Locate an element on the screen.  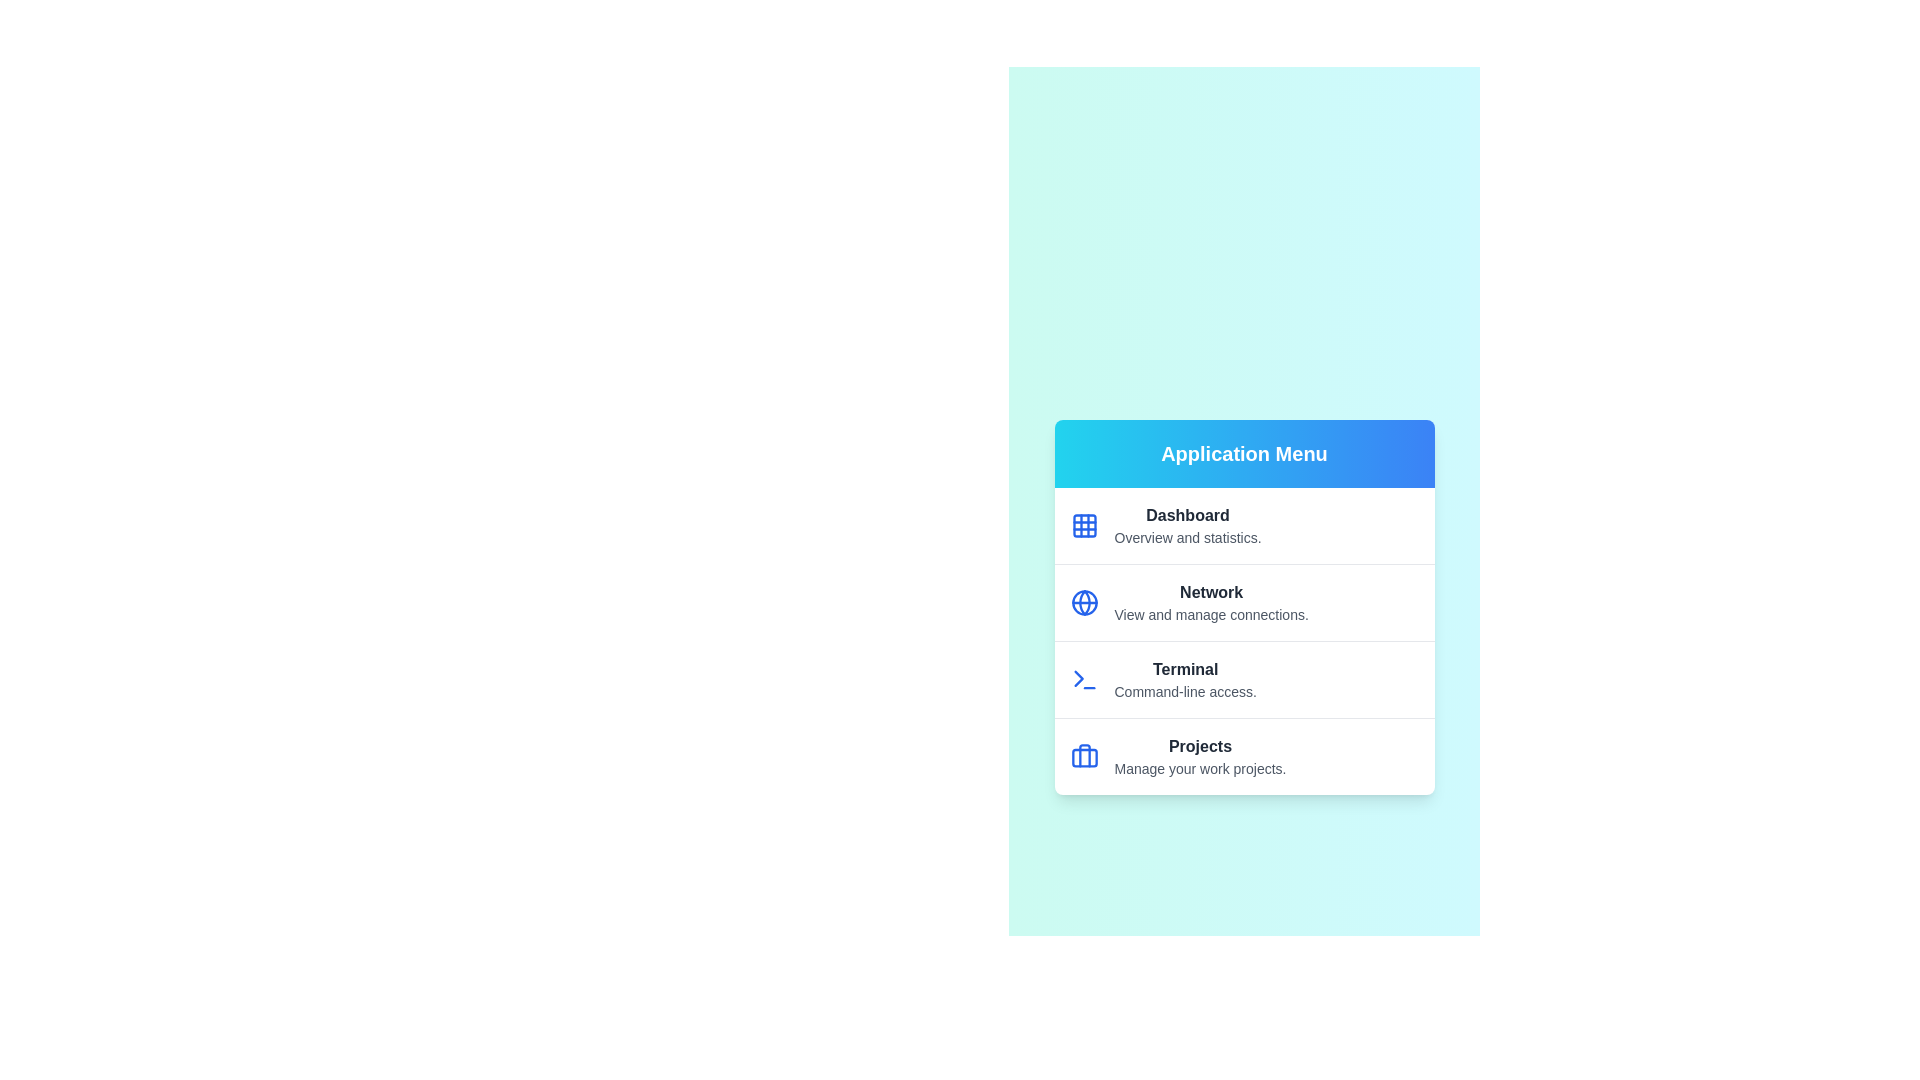
the icon for the menu item labeled Projects is located at coordinates (1083, 756).